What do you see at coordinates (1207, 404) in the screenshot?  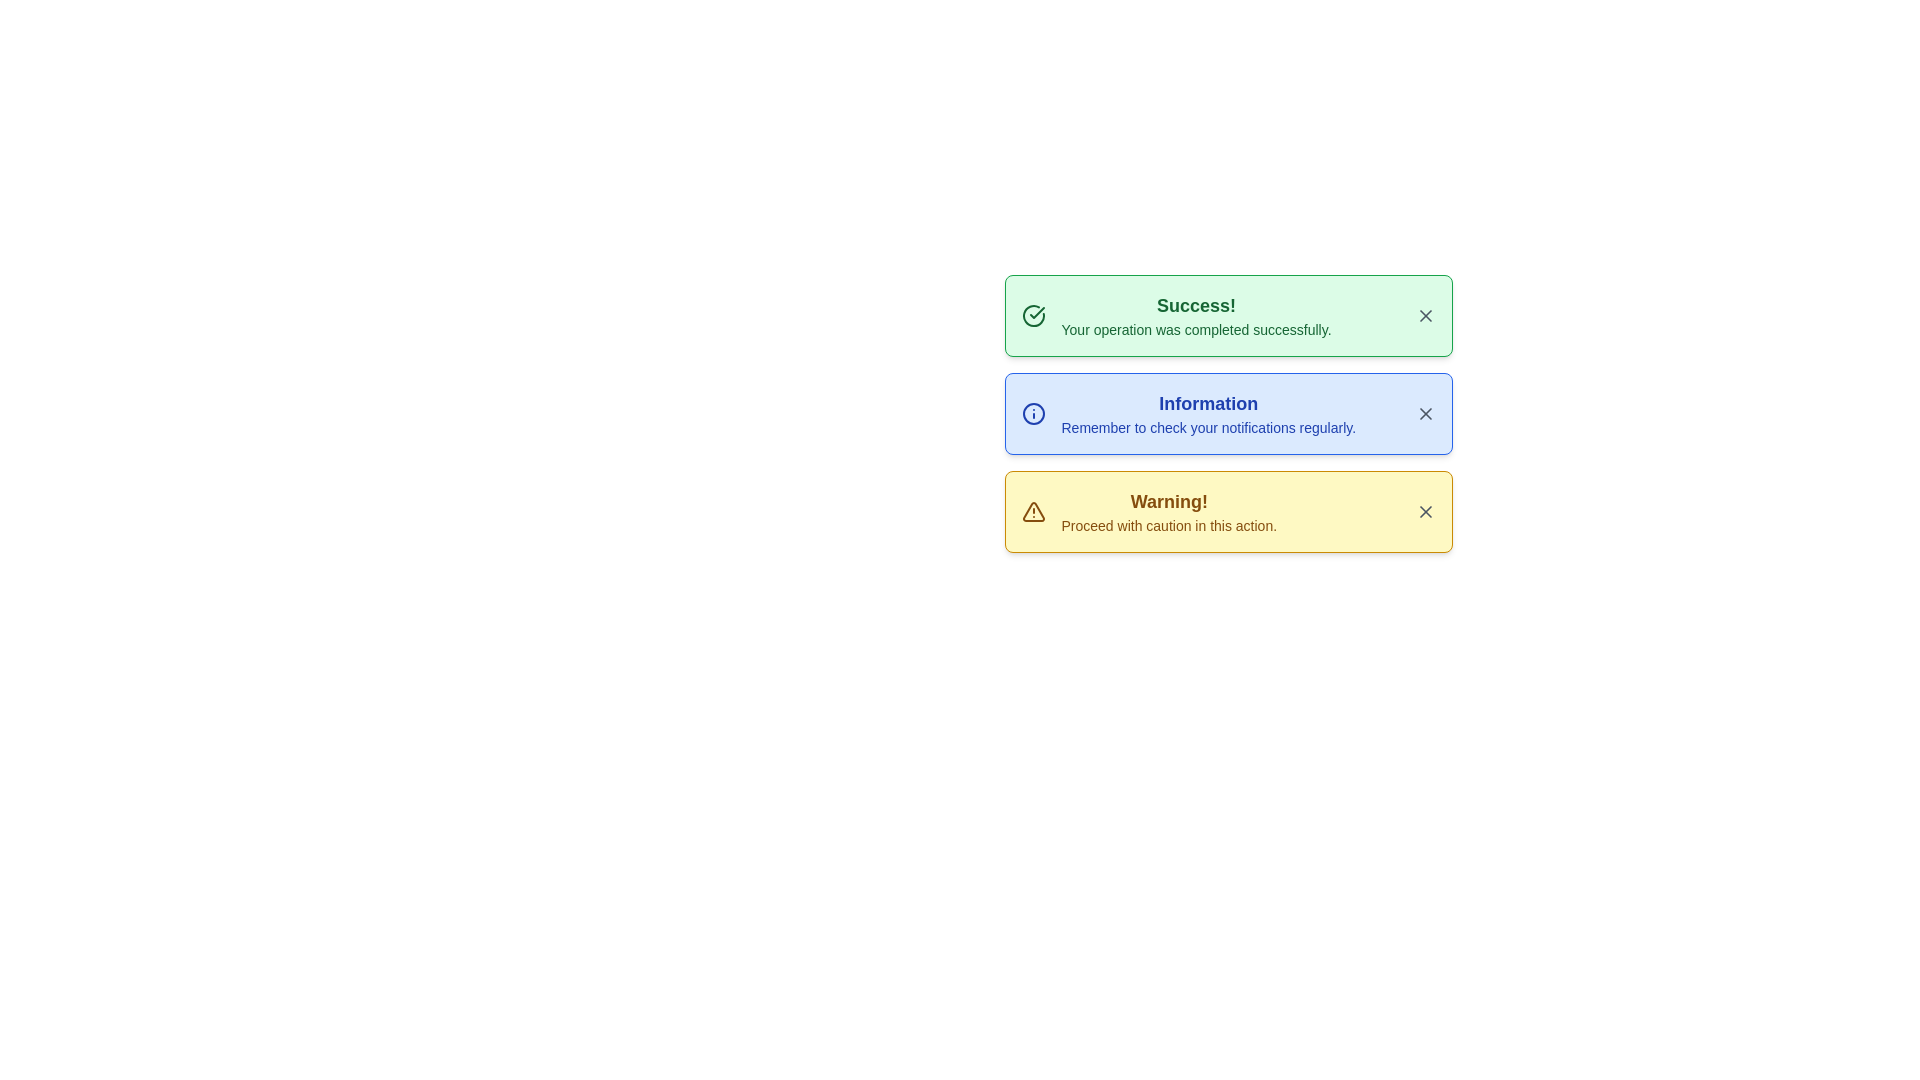 I see `text content of the heading element that serves as a title for the notification box, positioned centrally within the blue notification box` at bounding box center [1207, 404].